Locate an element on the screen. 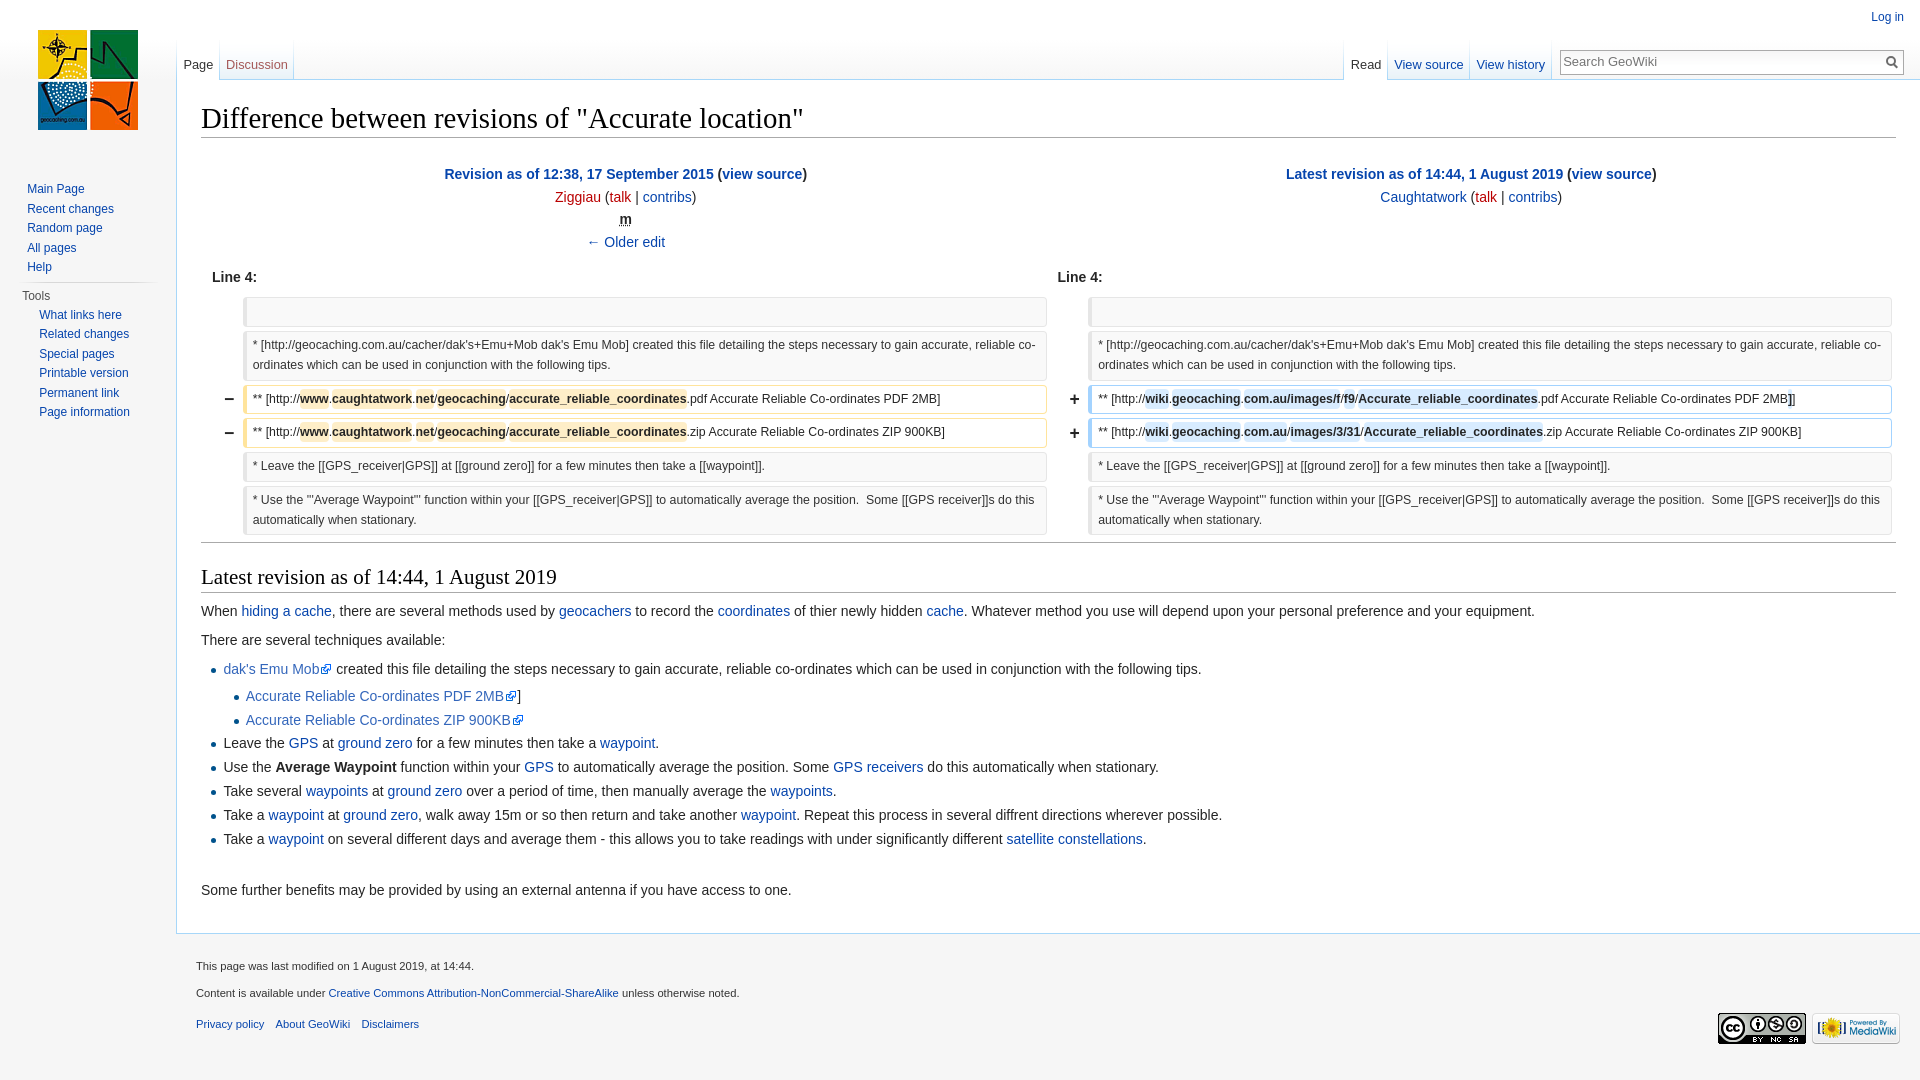 The image size is (1920, 1080). 'Recent changes' is located at coordinates (70, 208).